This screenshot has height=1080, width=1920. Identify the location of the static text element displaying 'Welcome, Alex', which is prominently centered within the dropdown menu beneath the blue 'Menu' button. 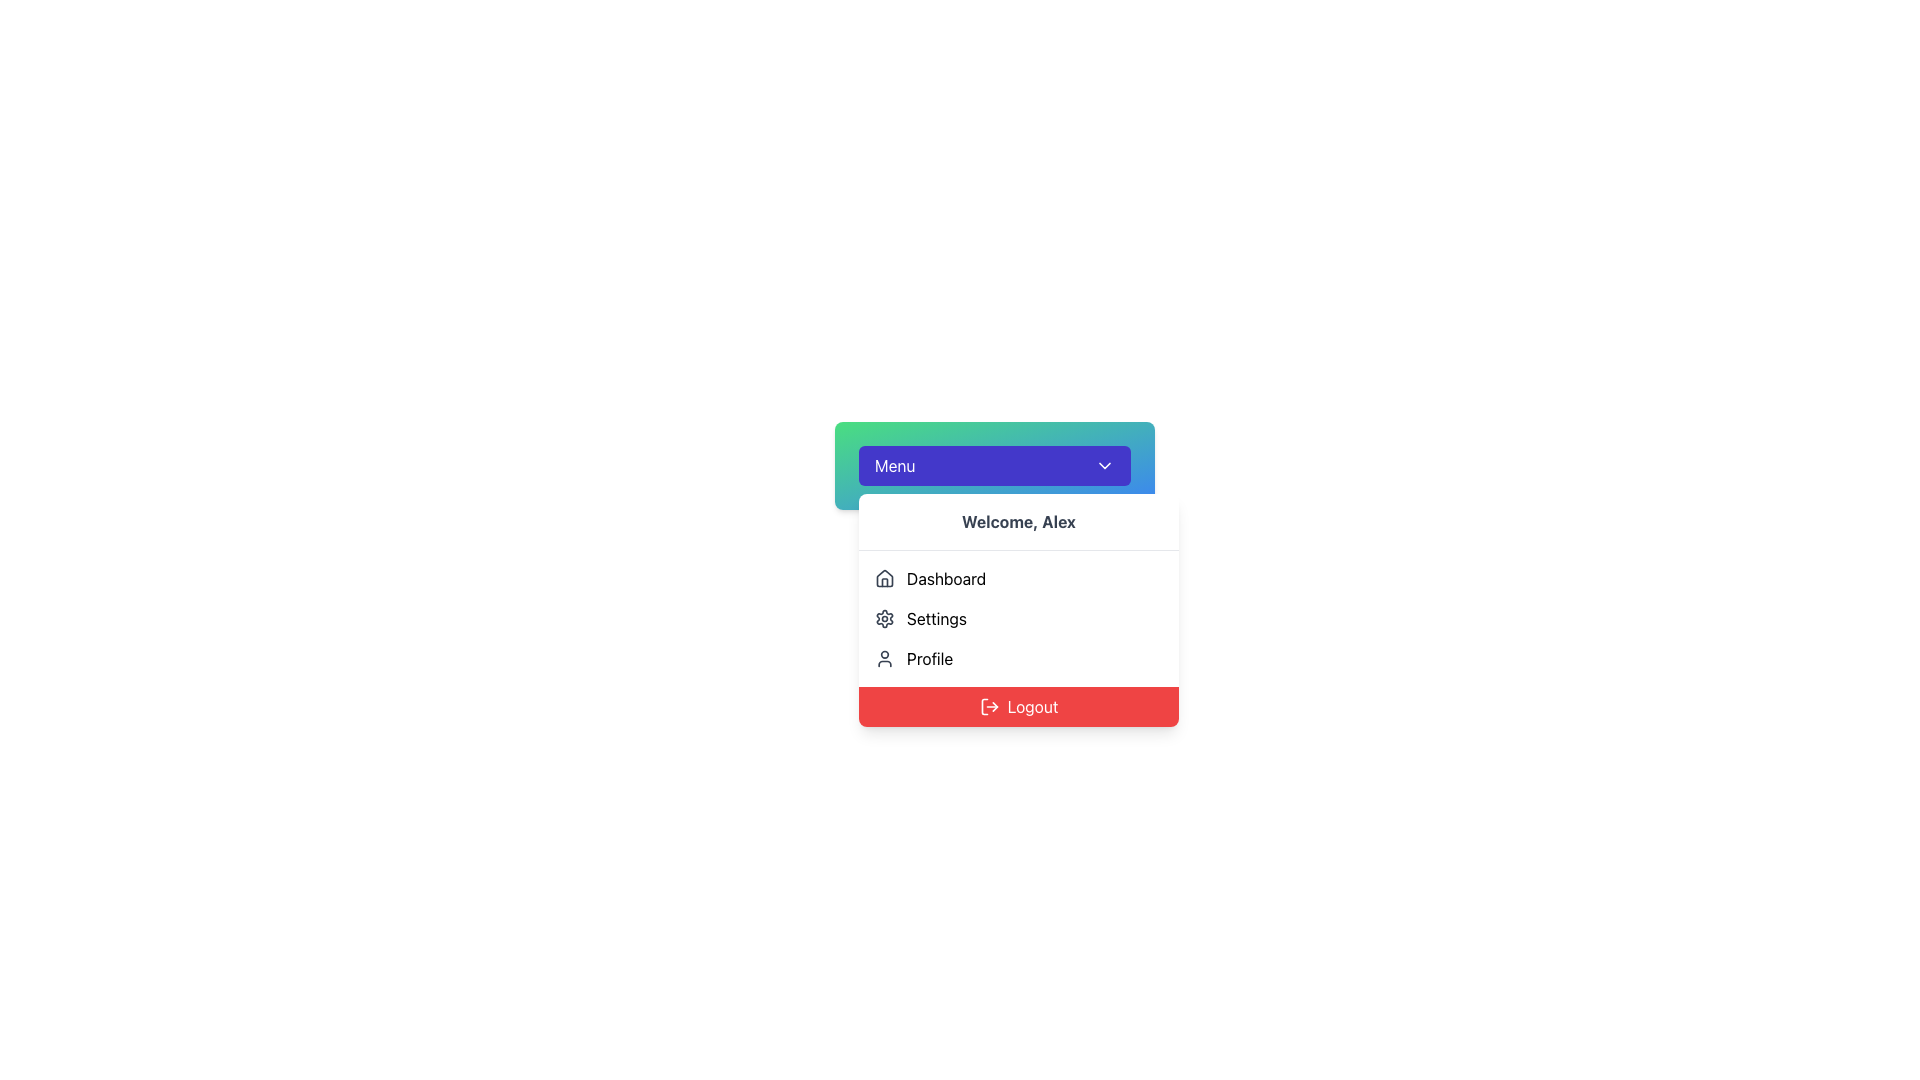
(1018, 520).